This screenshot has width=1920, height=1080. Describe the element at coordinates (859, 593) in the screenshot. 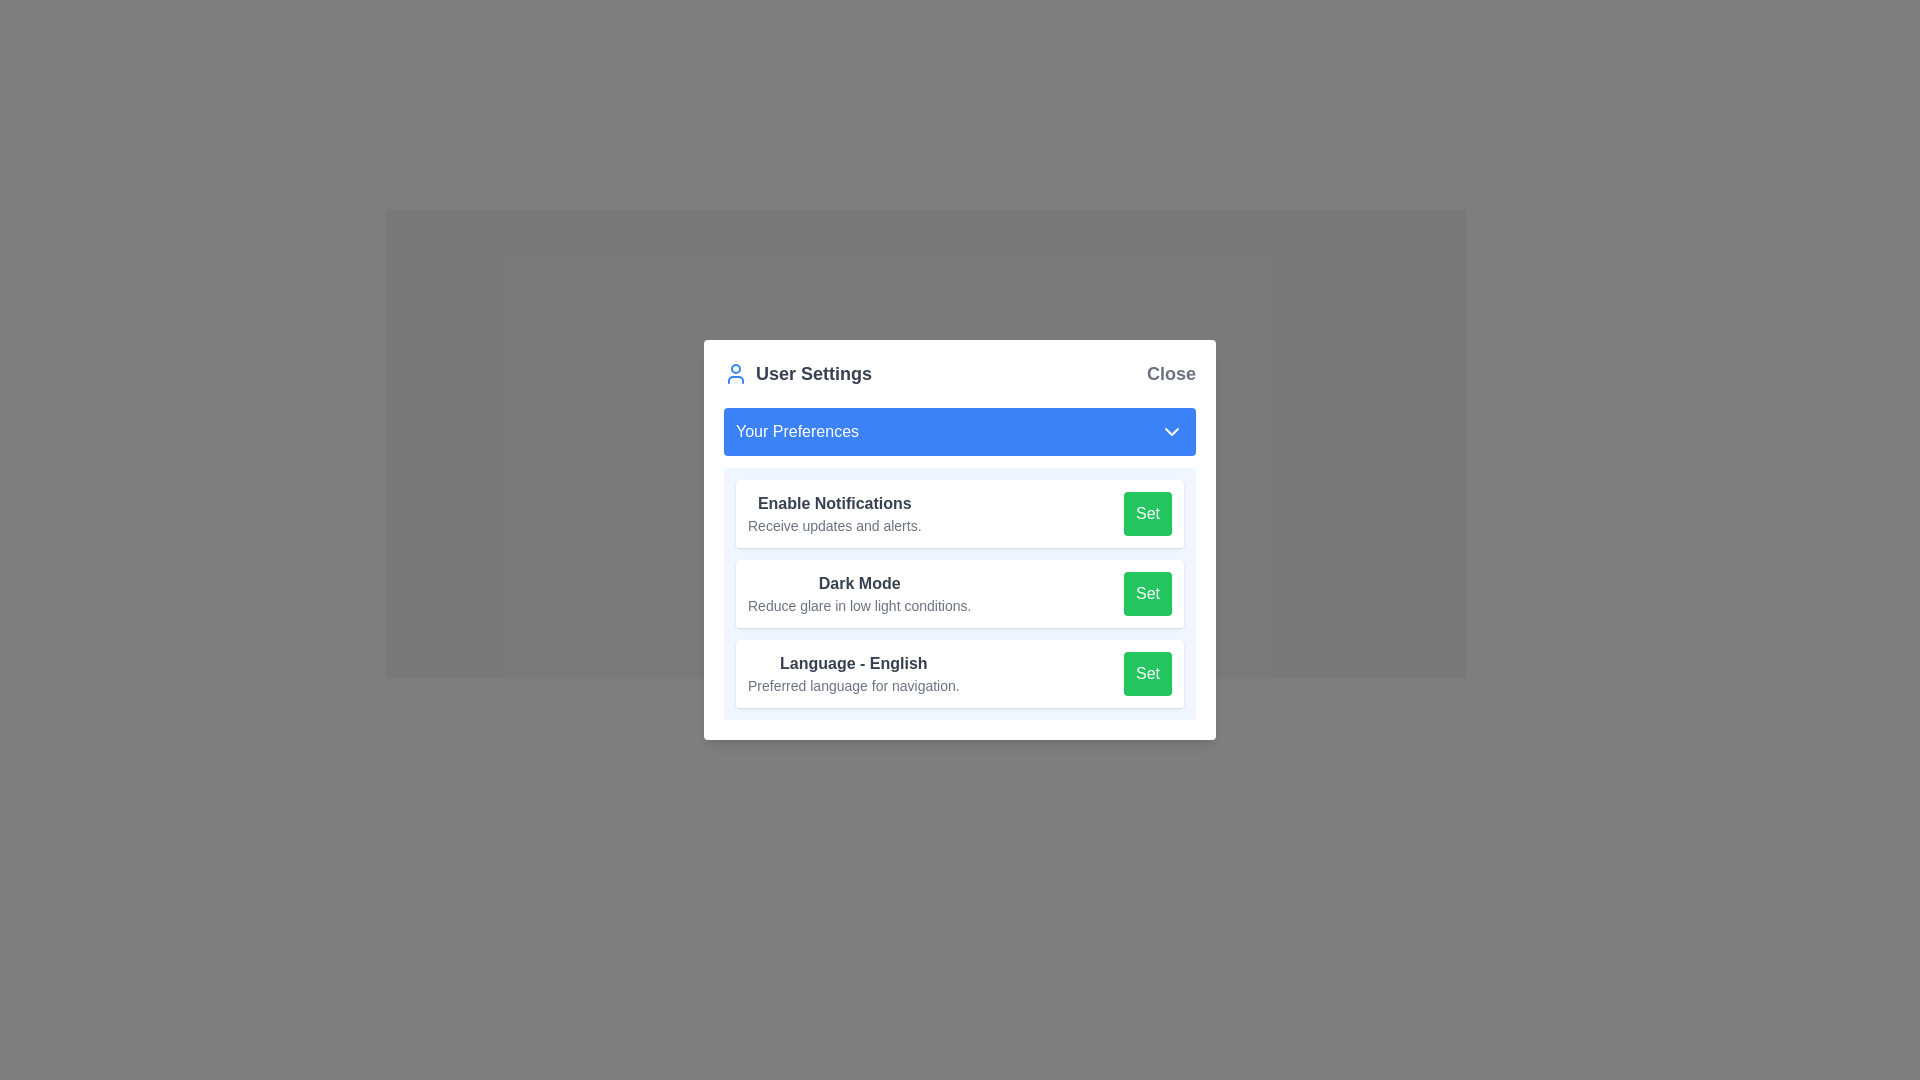

I see `the 'Dark Mode' text label, which is the second item in the vertical list of options under 'Your Preferences', positioned between 'Enable Notifications' and 'Language - English'` at that location.